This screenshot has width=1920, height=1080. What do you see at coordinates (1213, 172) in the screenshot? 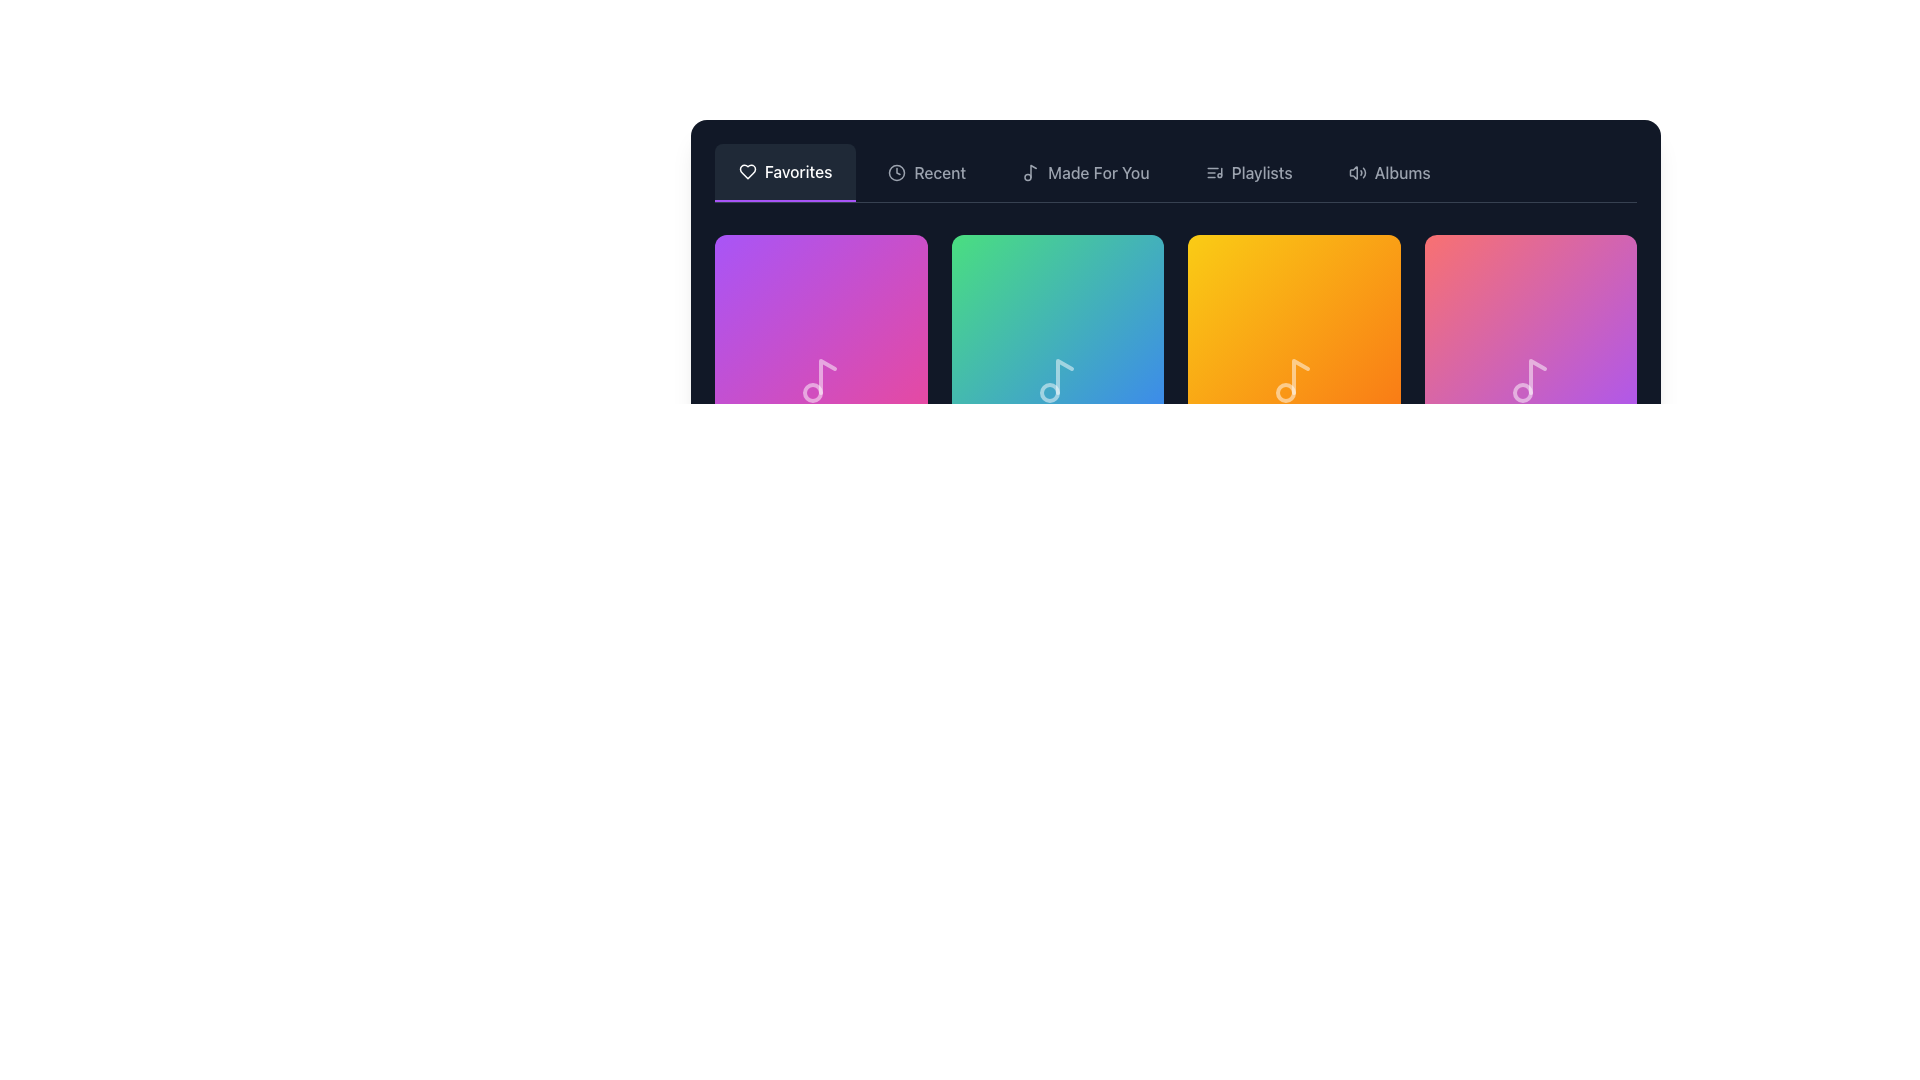
I see `the music playlist icon located inside the 'Playlists' button in the header navigation` at bounding box center [1213, 172].